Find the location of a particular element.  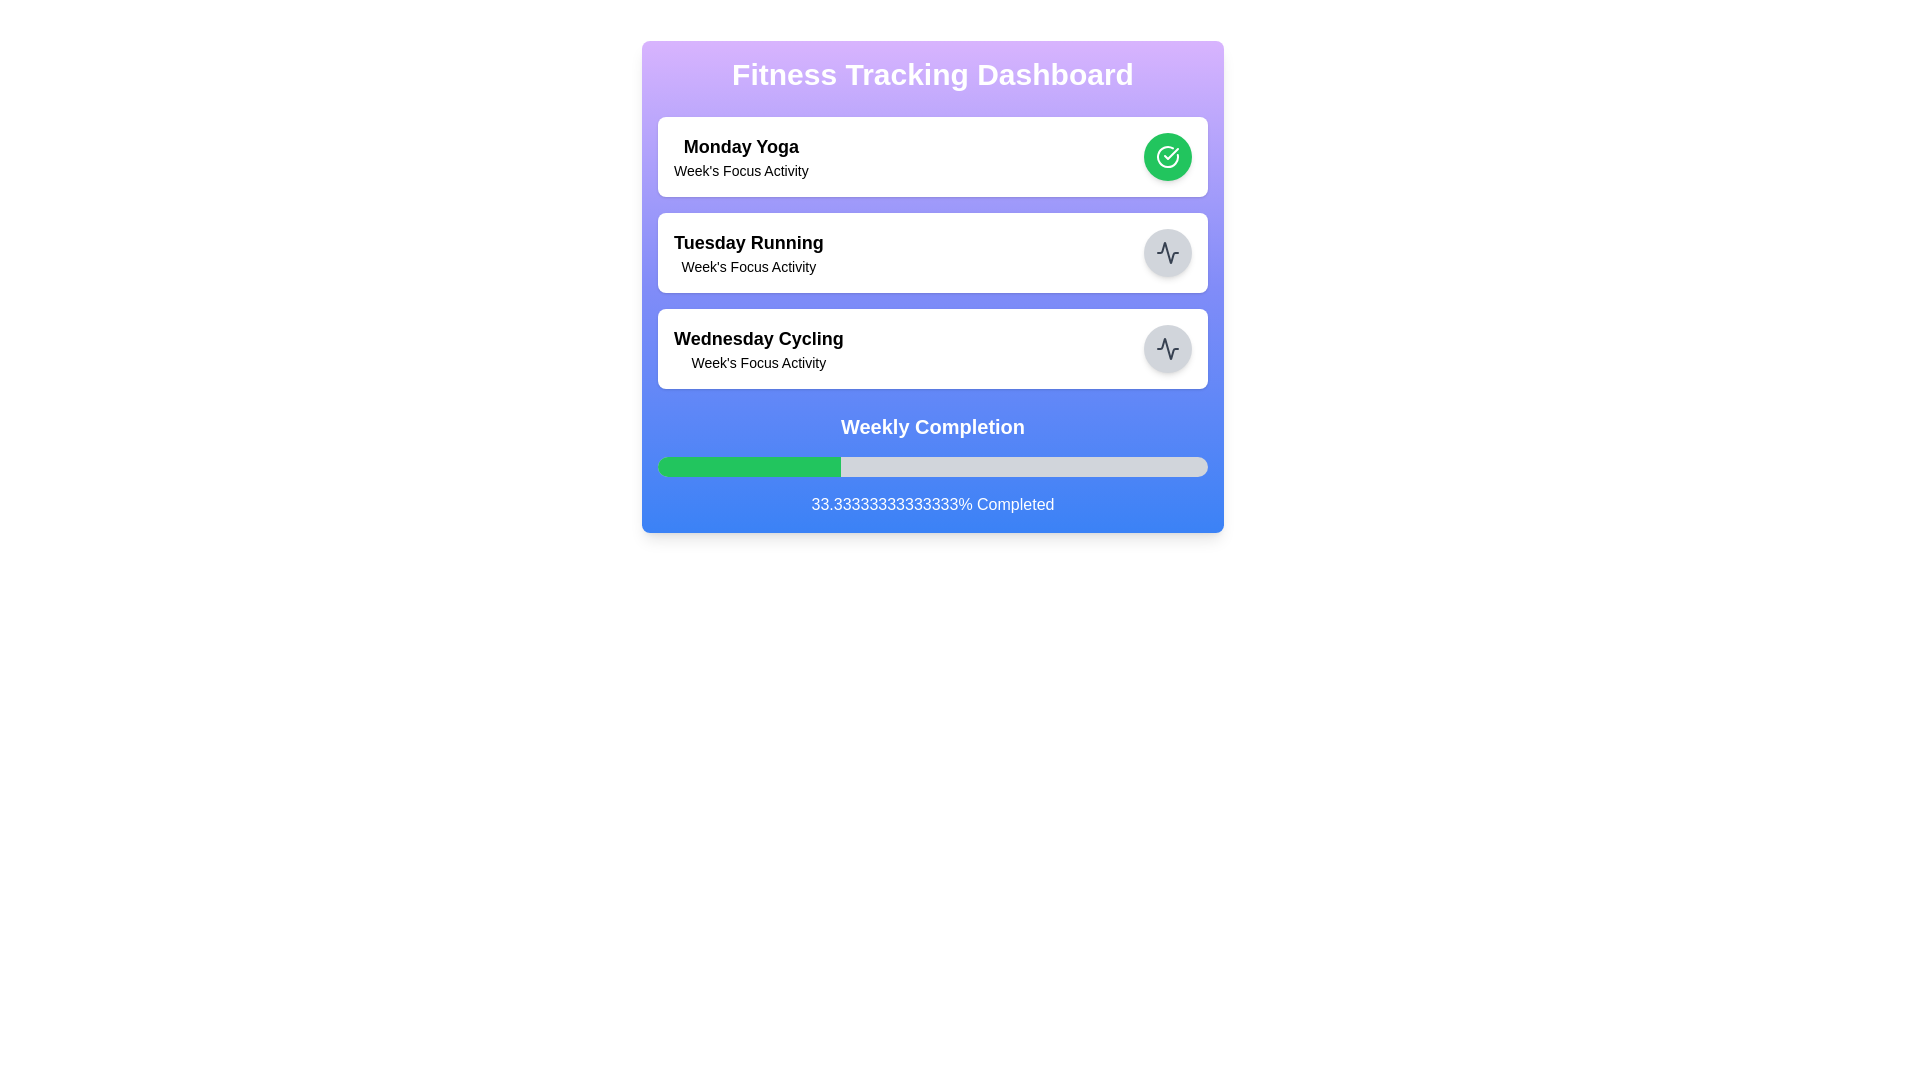

information about the 'Monday Yoga' activity displayed in the first card of the vertical stack on the Fitness Tracking Dashboard is located at coordinates (740, 156).